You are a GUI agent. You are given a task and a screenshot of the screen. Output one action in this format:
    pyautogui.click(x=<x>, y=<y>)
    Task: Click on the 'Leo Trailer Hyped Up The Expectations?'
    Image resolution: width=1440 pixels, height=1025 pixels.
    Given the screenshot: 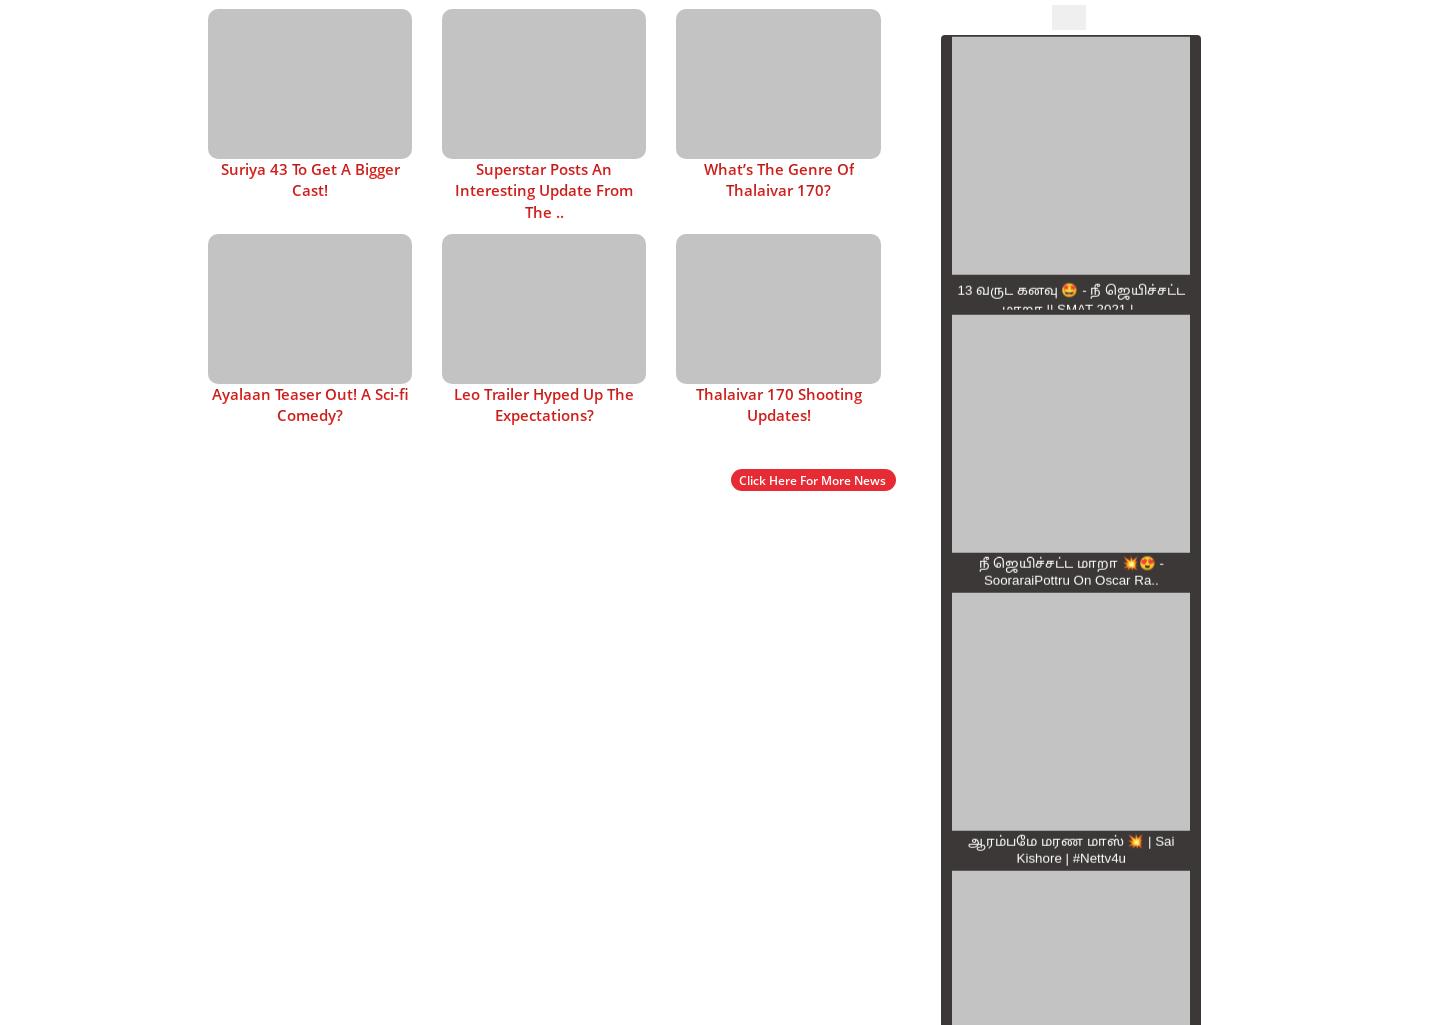 What is the action you would take?
    pyautogui.click(x=544, y=403)
    